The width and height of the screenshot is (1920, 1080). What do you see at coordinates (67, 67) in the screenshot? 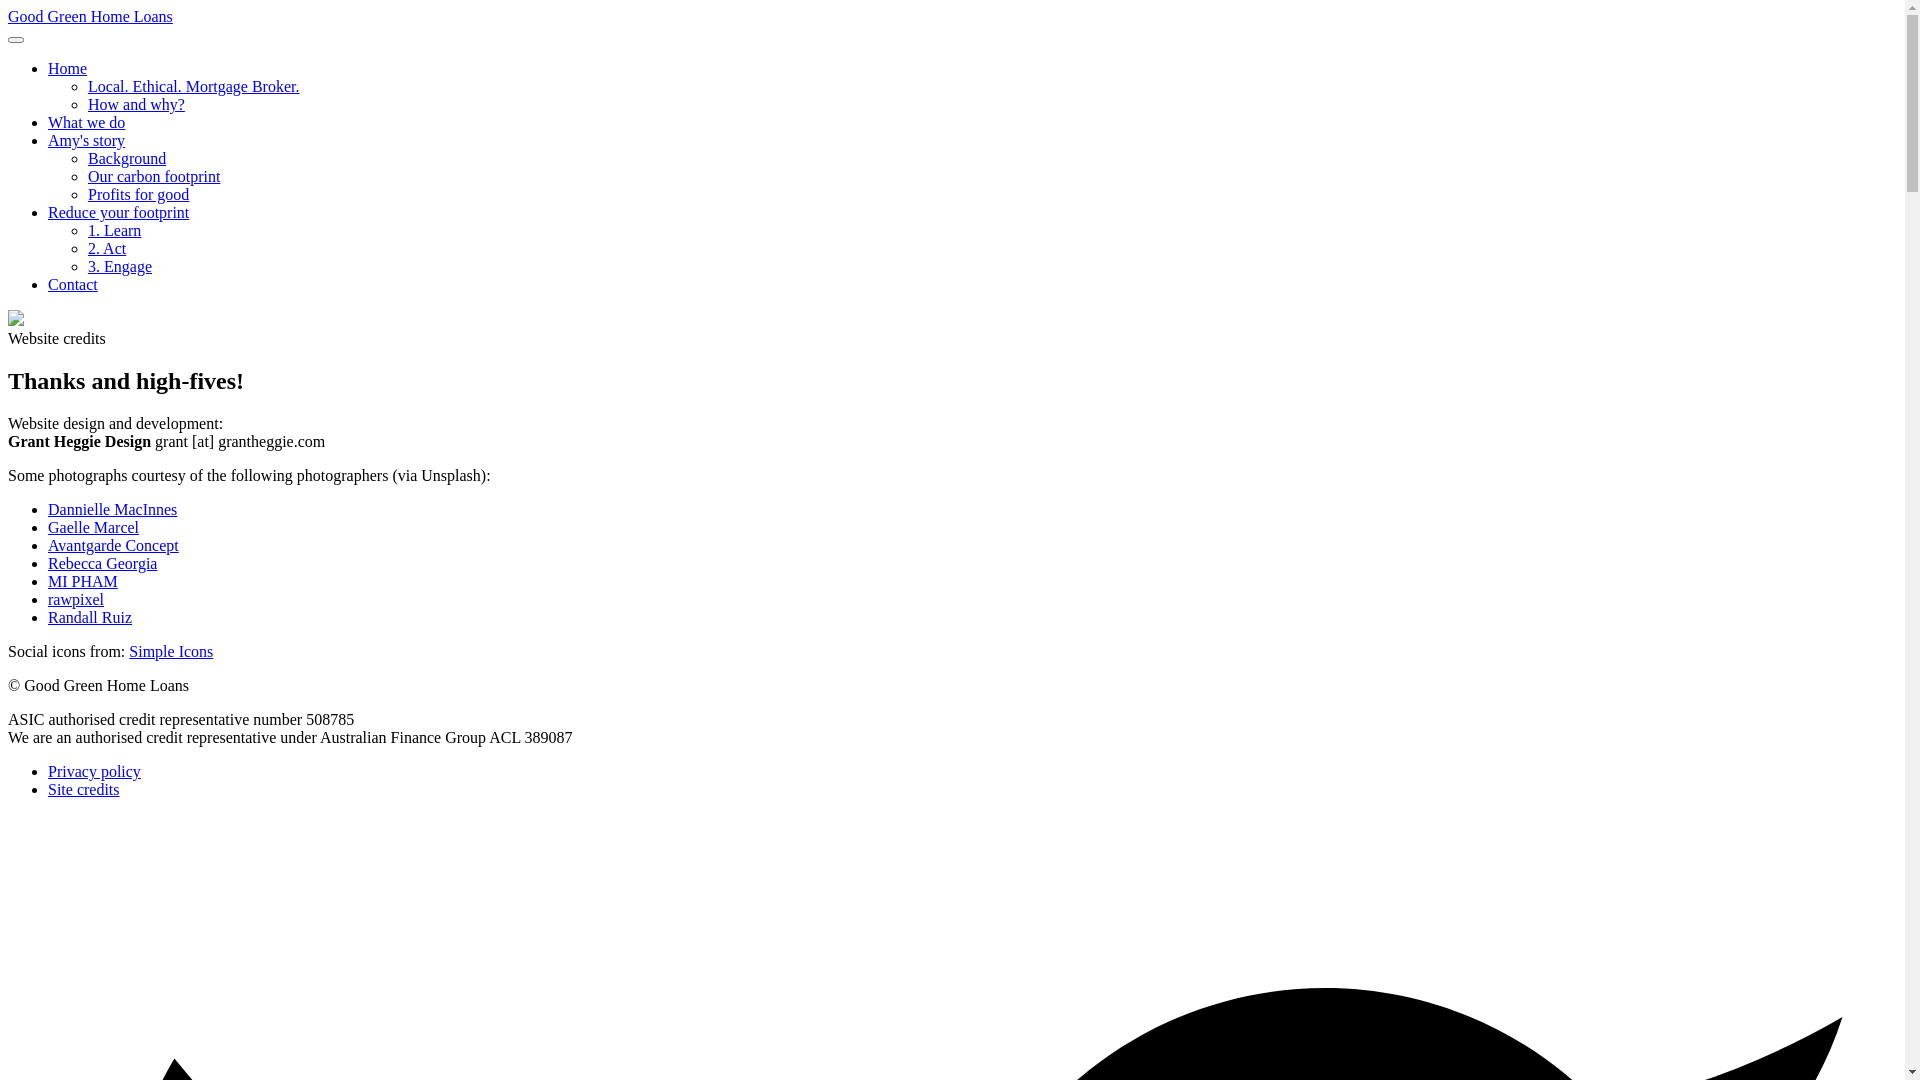
I see `'Home'` at bounding box center [67, 67].